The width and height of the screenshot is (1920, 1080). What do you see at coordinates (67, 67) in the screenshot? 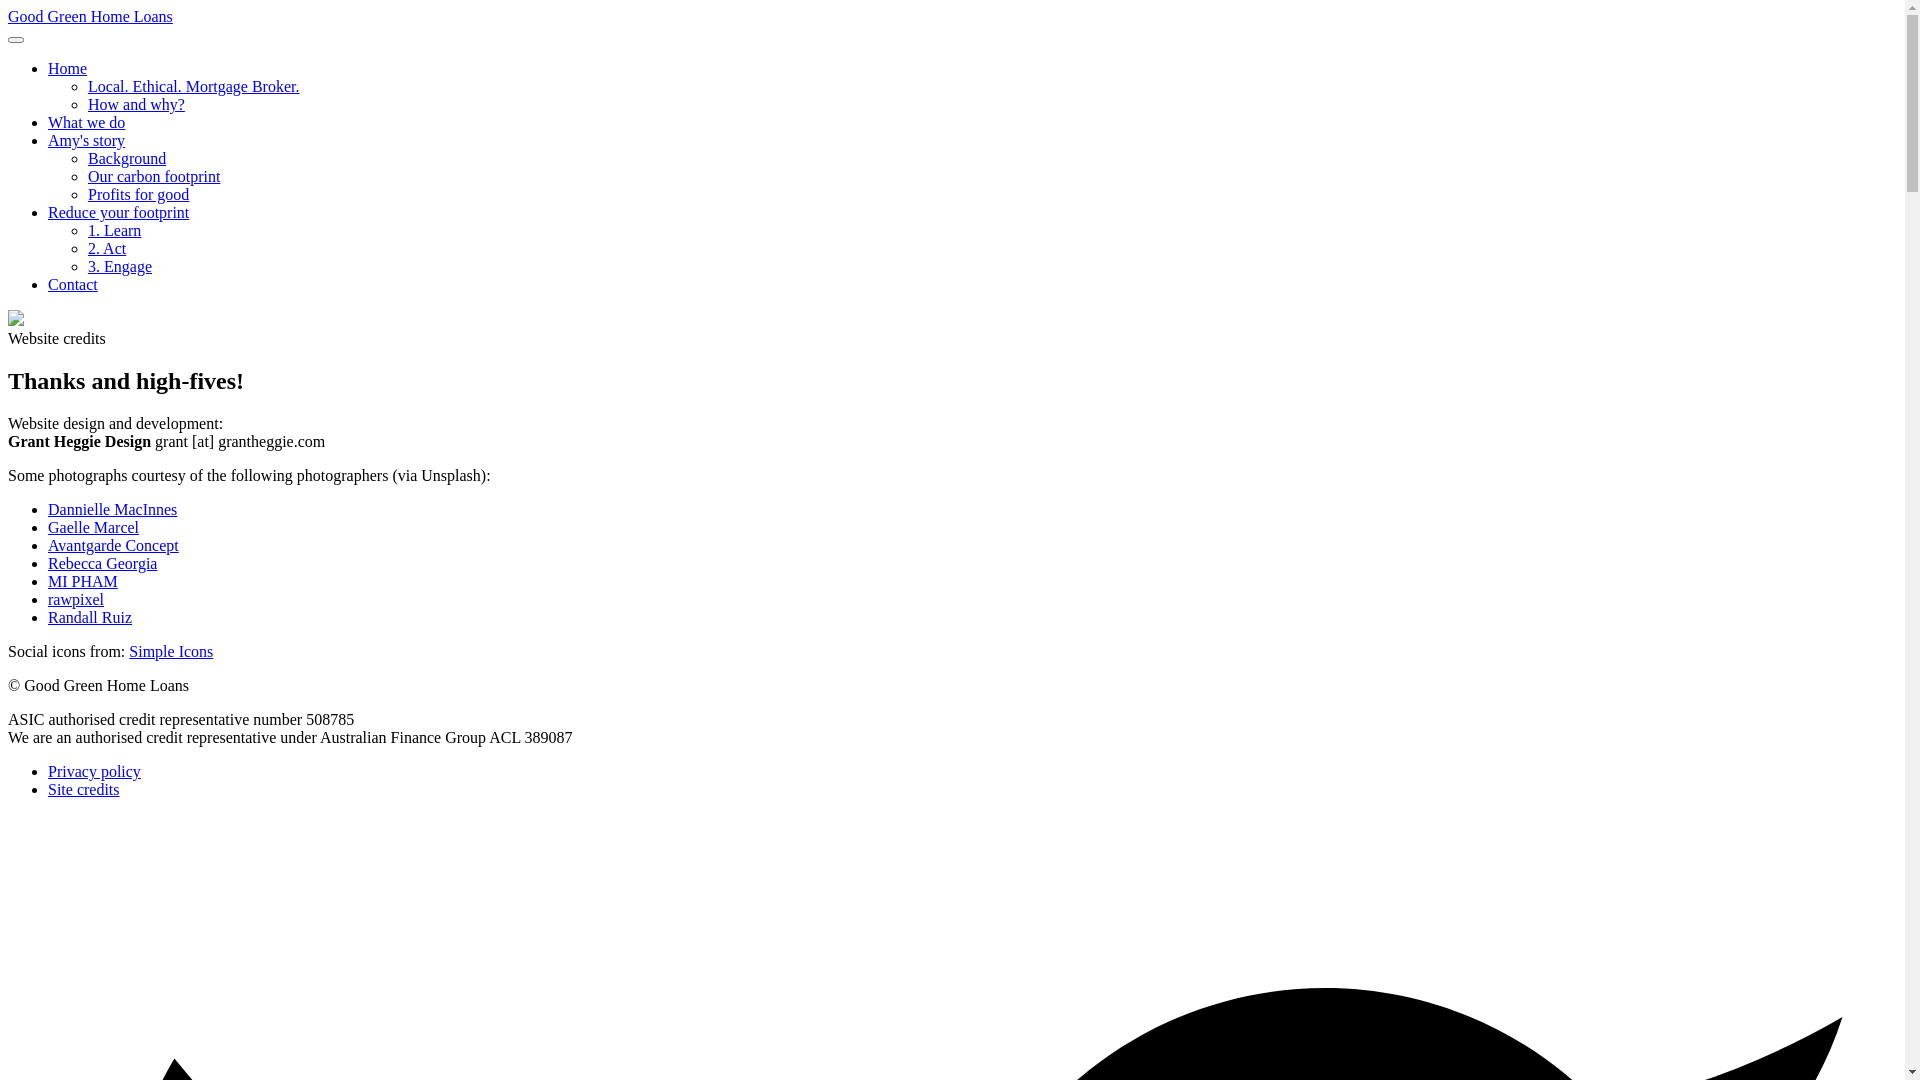
I see `'Home'` at bounding box center [67, 67].